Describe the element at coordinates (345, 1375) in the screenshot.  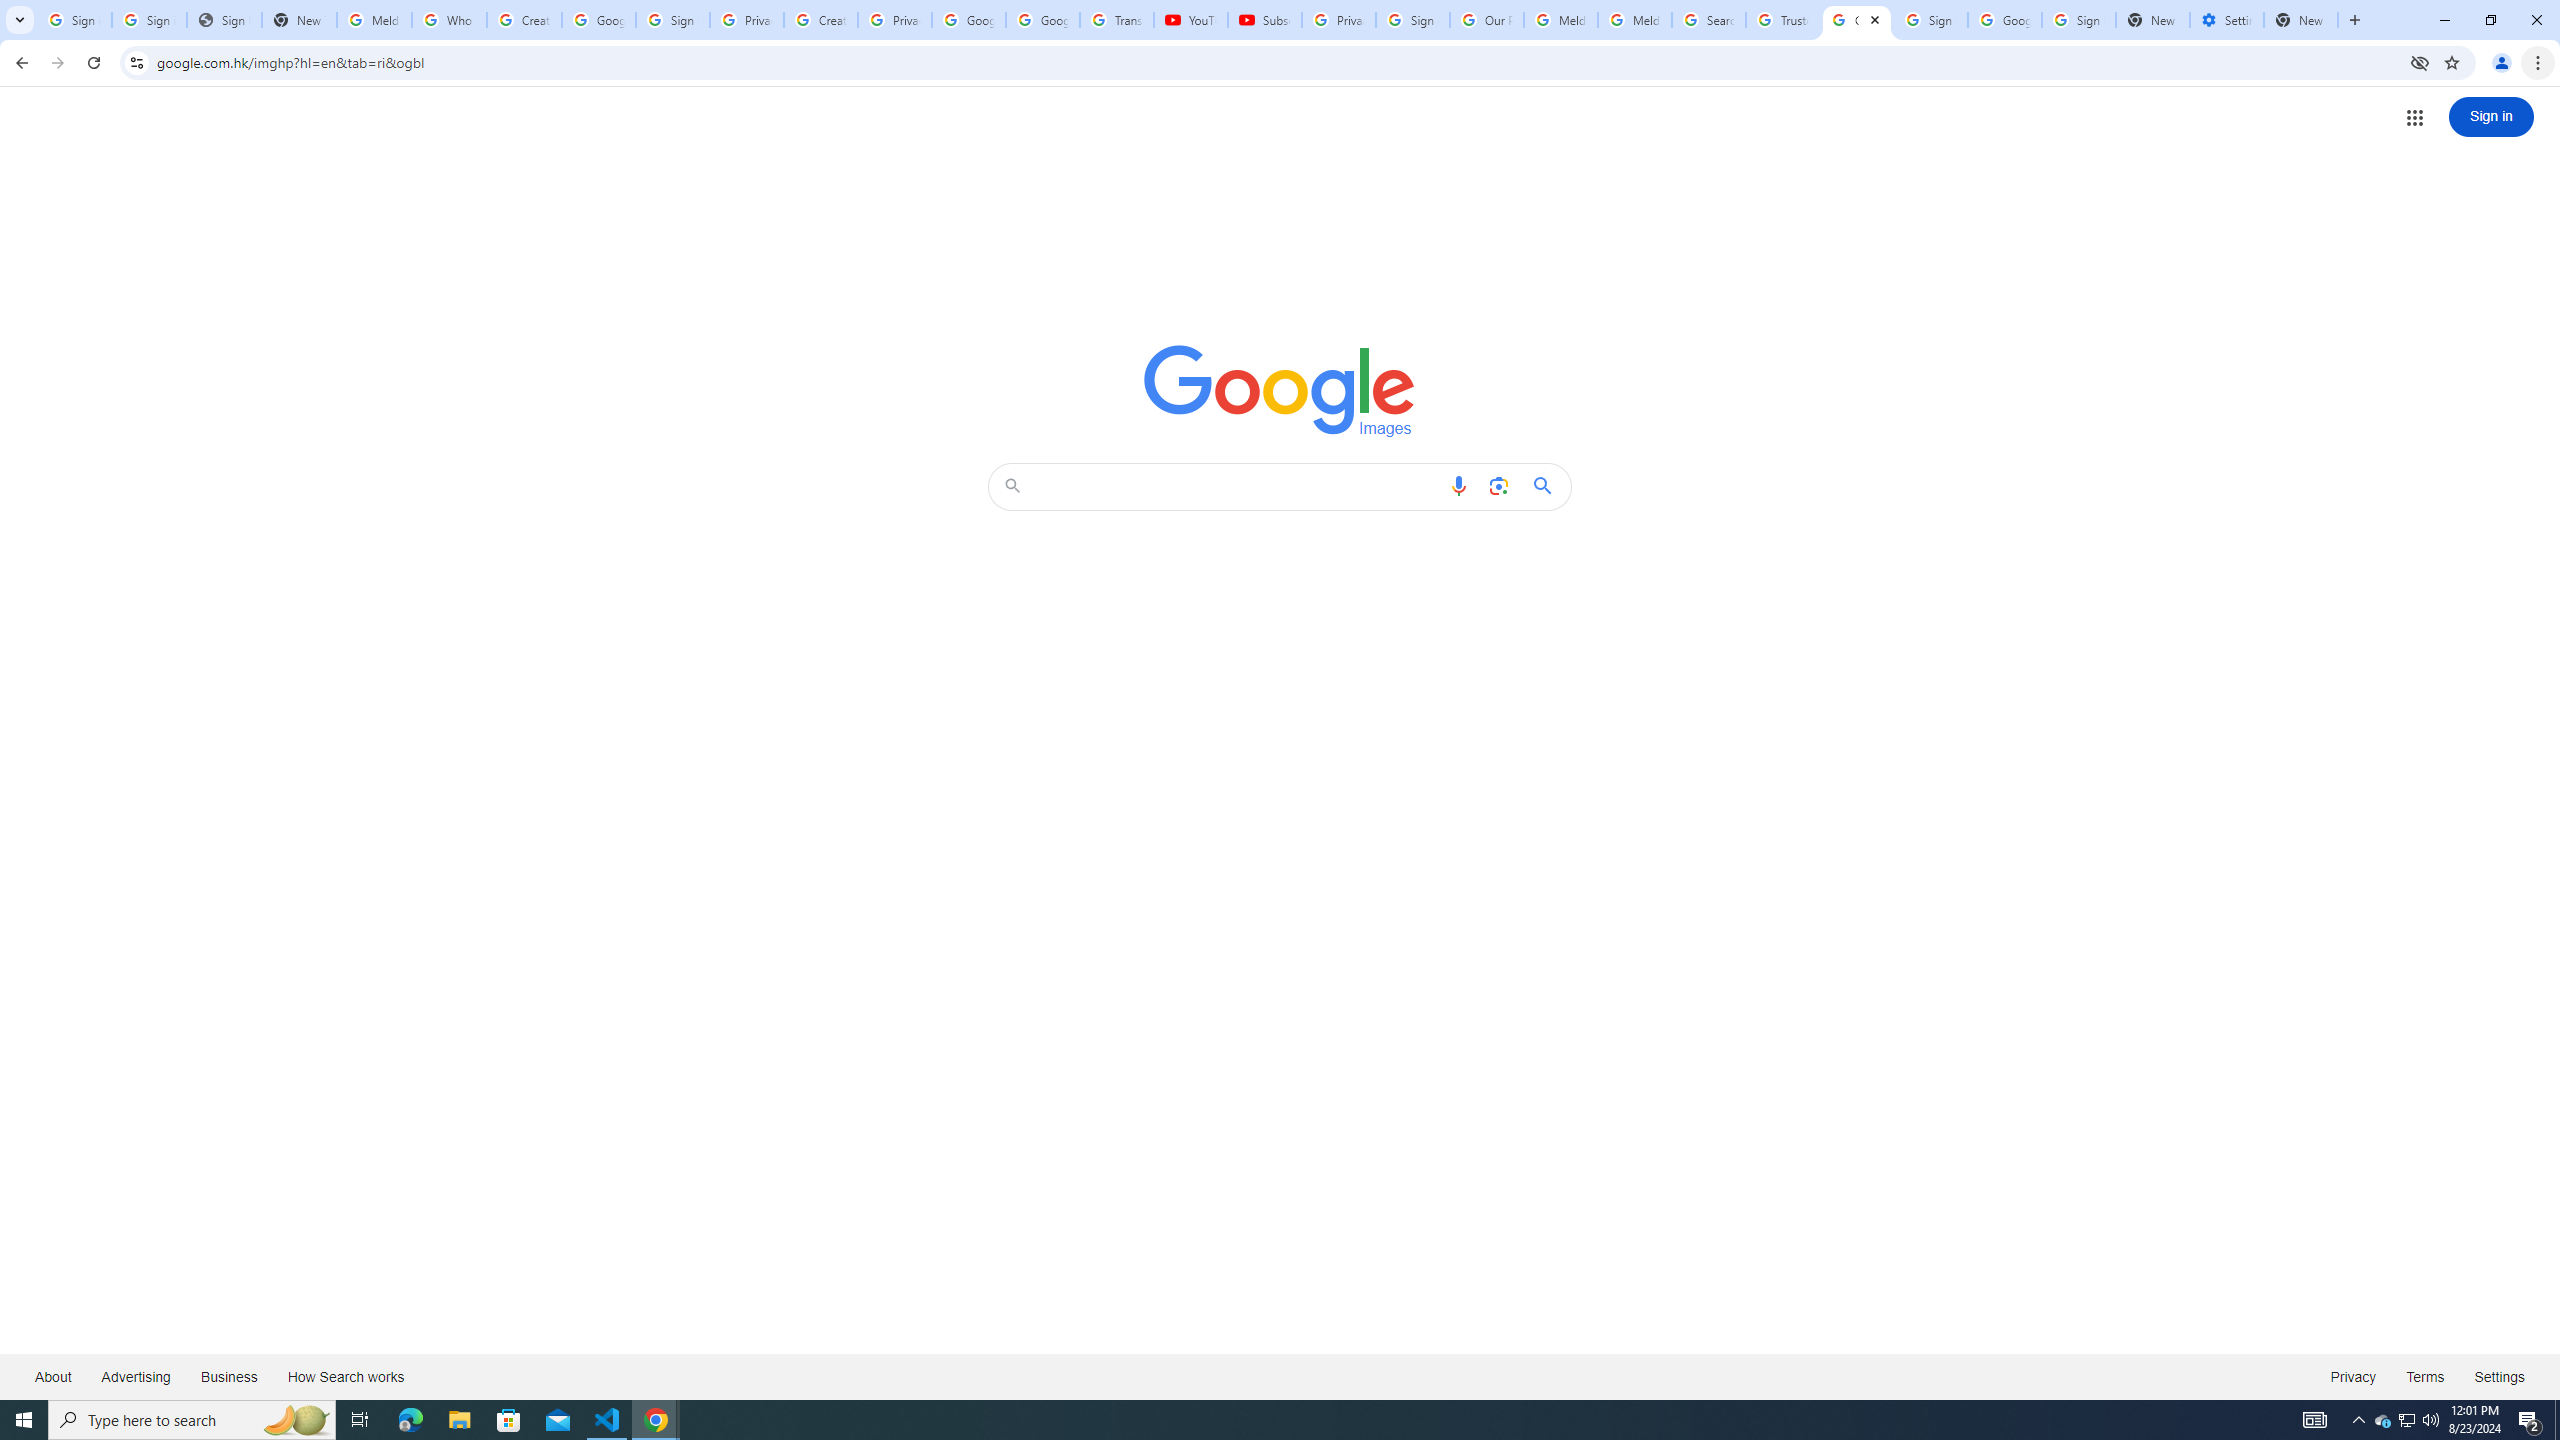
I see `'How Search works'` at that location.